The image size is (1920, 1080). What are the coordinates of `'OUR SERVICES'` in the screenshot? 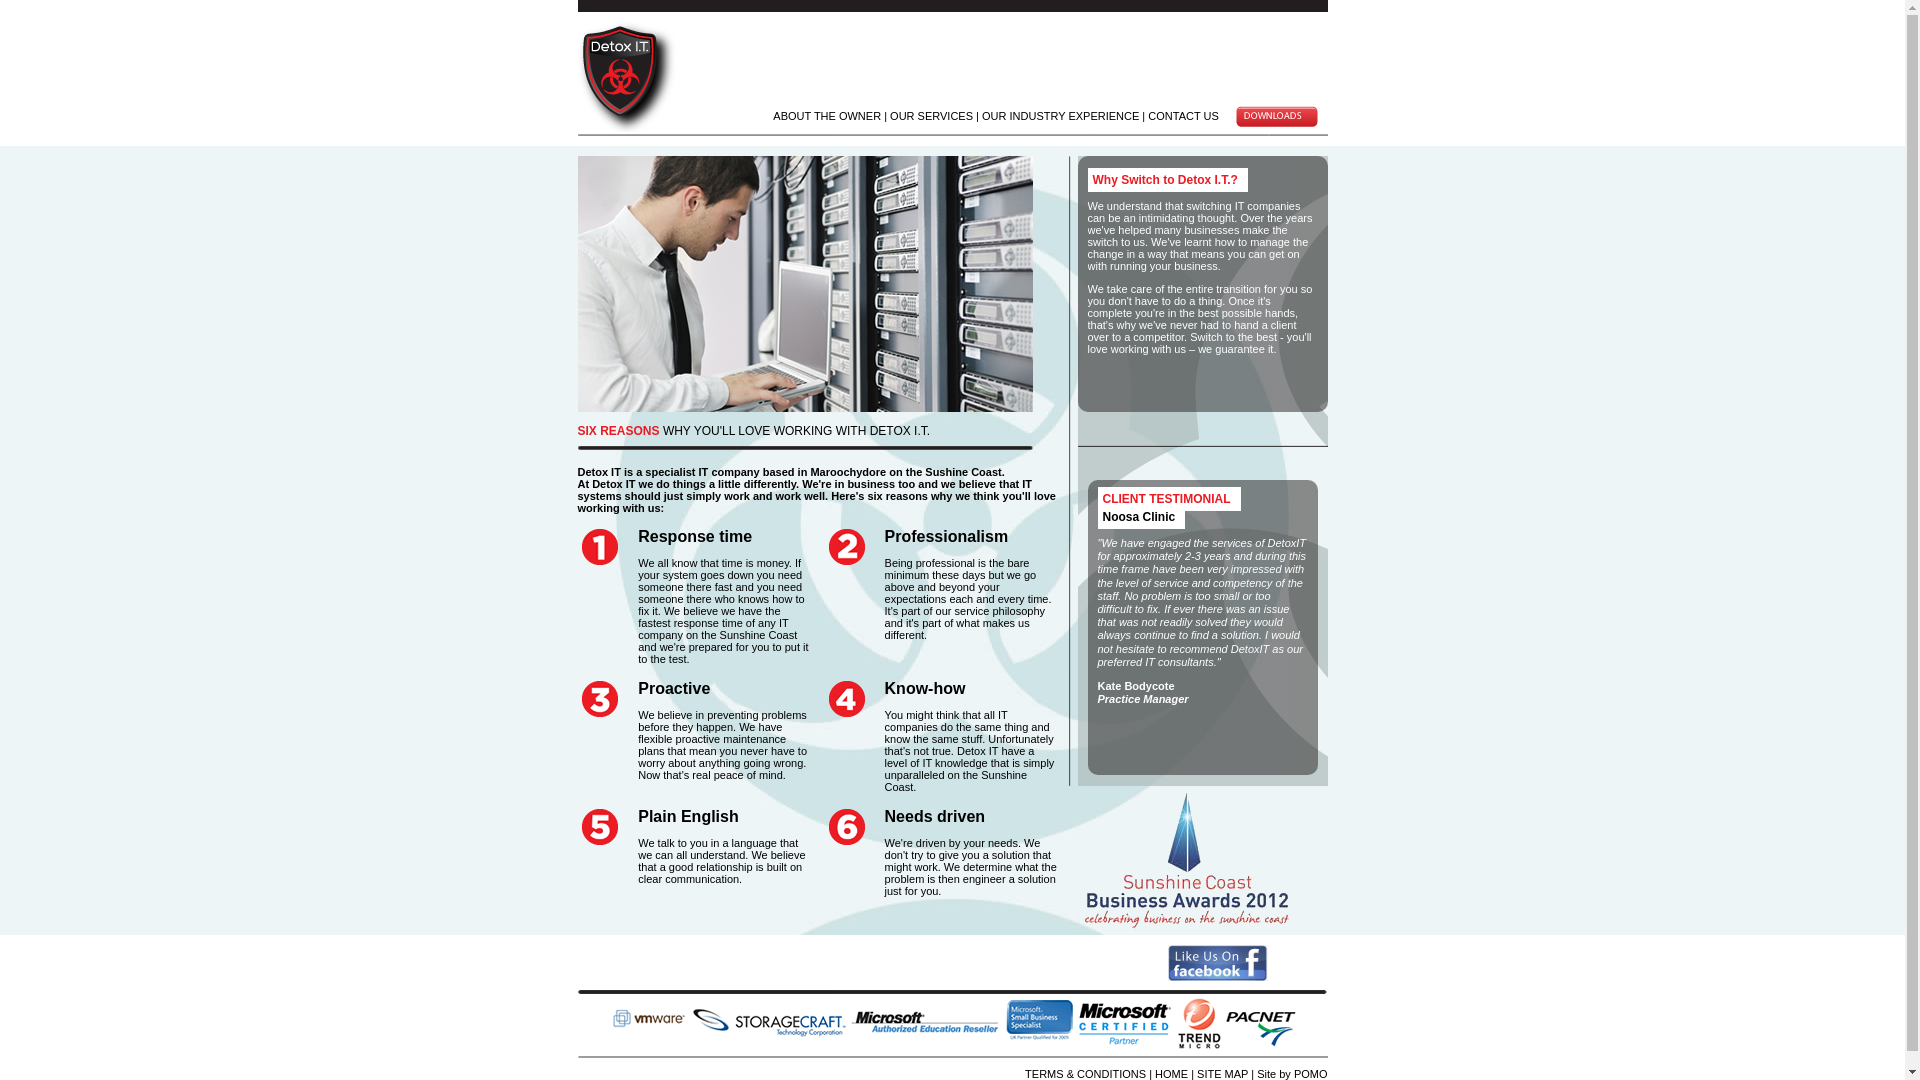 It's located at (888, 115).